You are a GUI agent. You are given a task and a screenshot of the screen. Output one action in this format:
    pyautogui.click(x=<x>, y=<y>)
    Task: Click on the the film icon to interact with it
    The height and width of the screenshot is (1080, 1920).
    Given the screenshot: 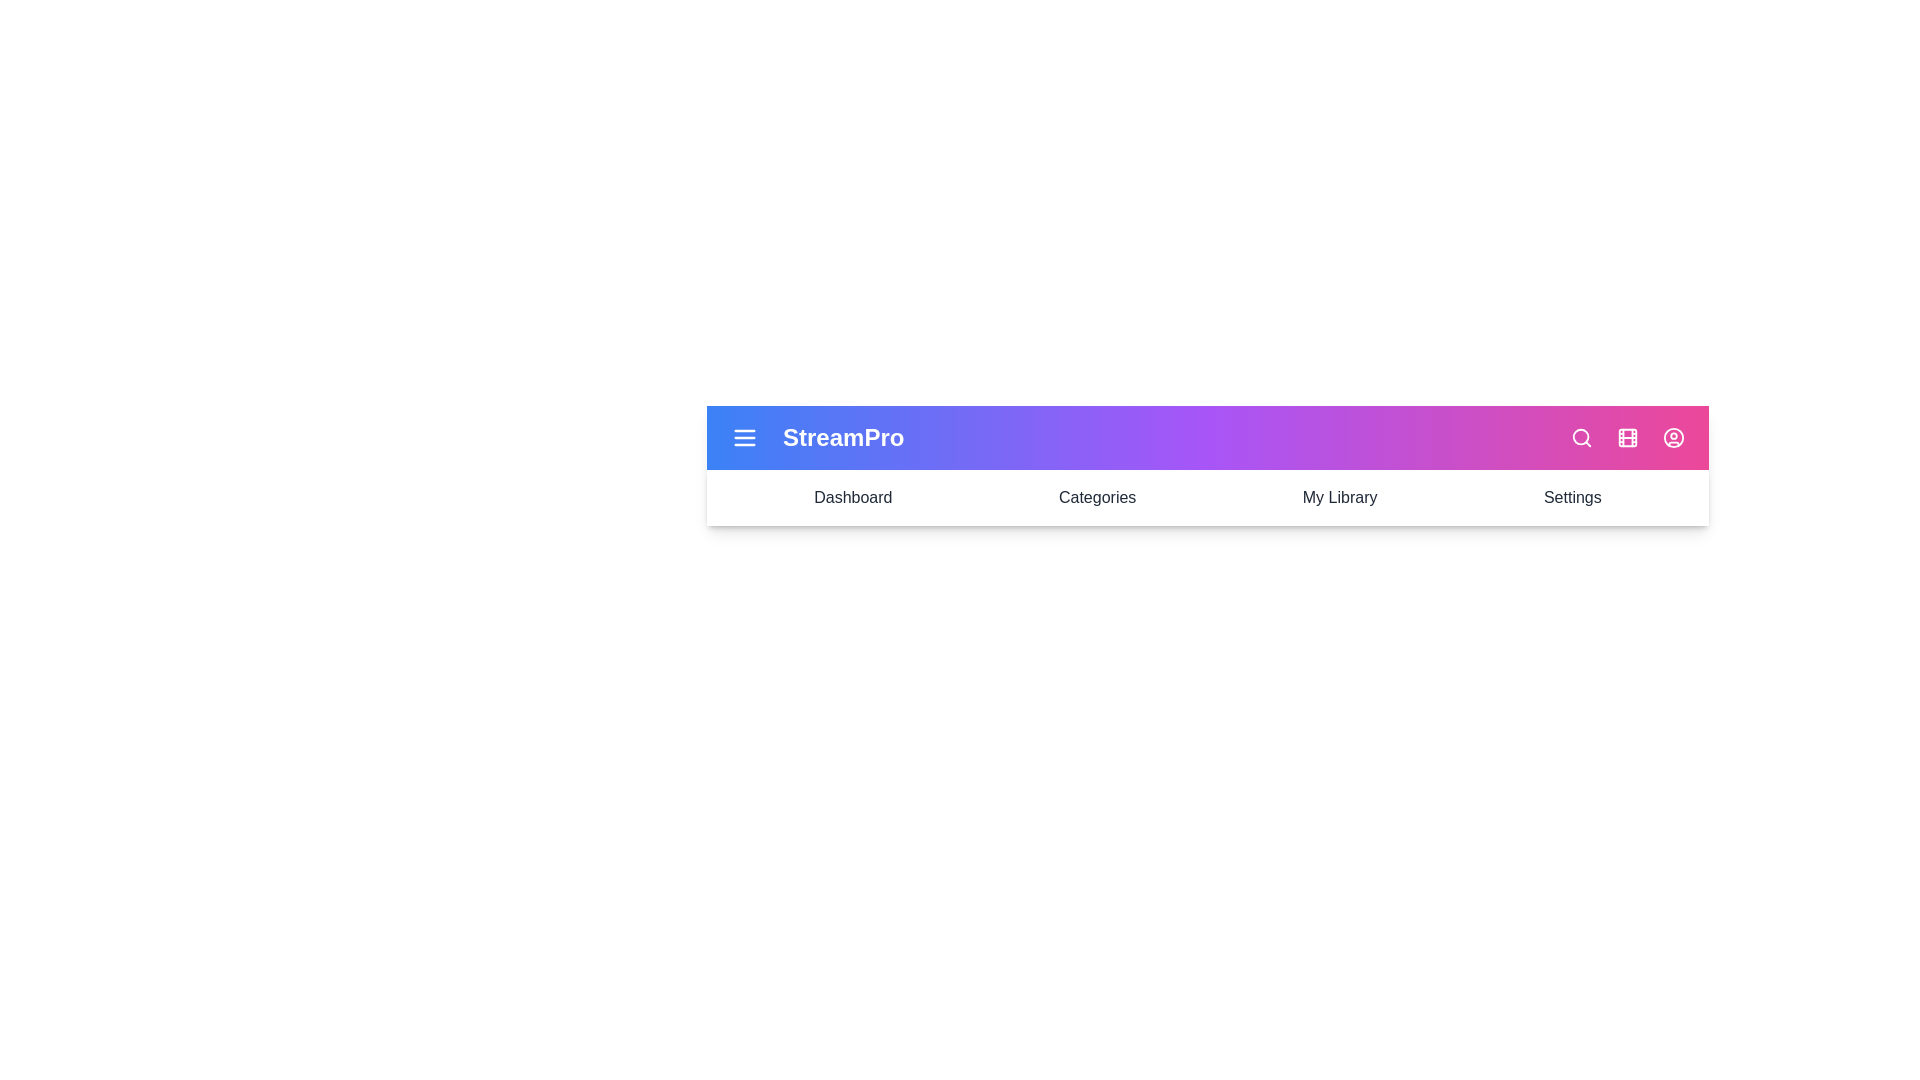 What is the action you would take?
    pyautogui.click(x=1627, y=437)
    